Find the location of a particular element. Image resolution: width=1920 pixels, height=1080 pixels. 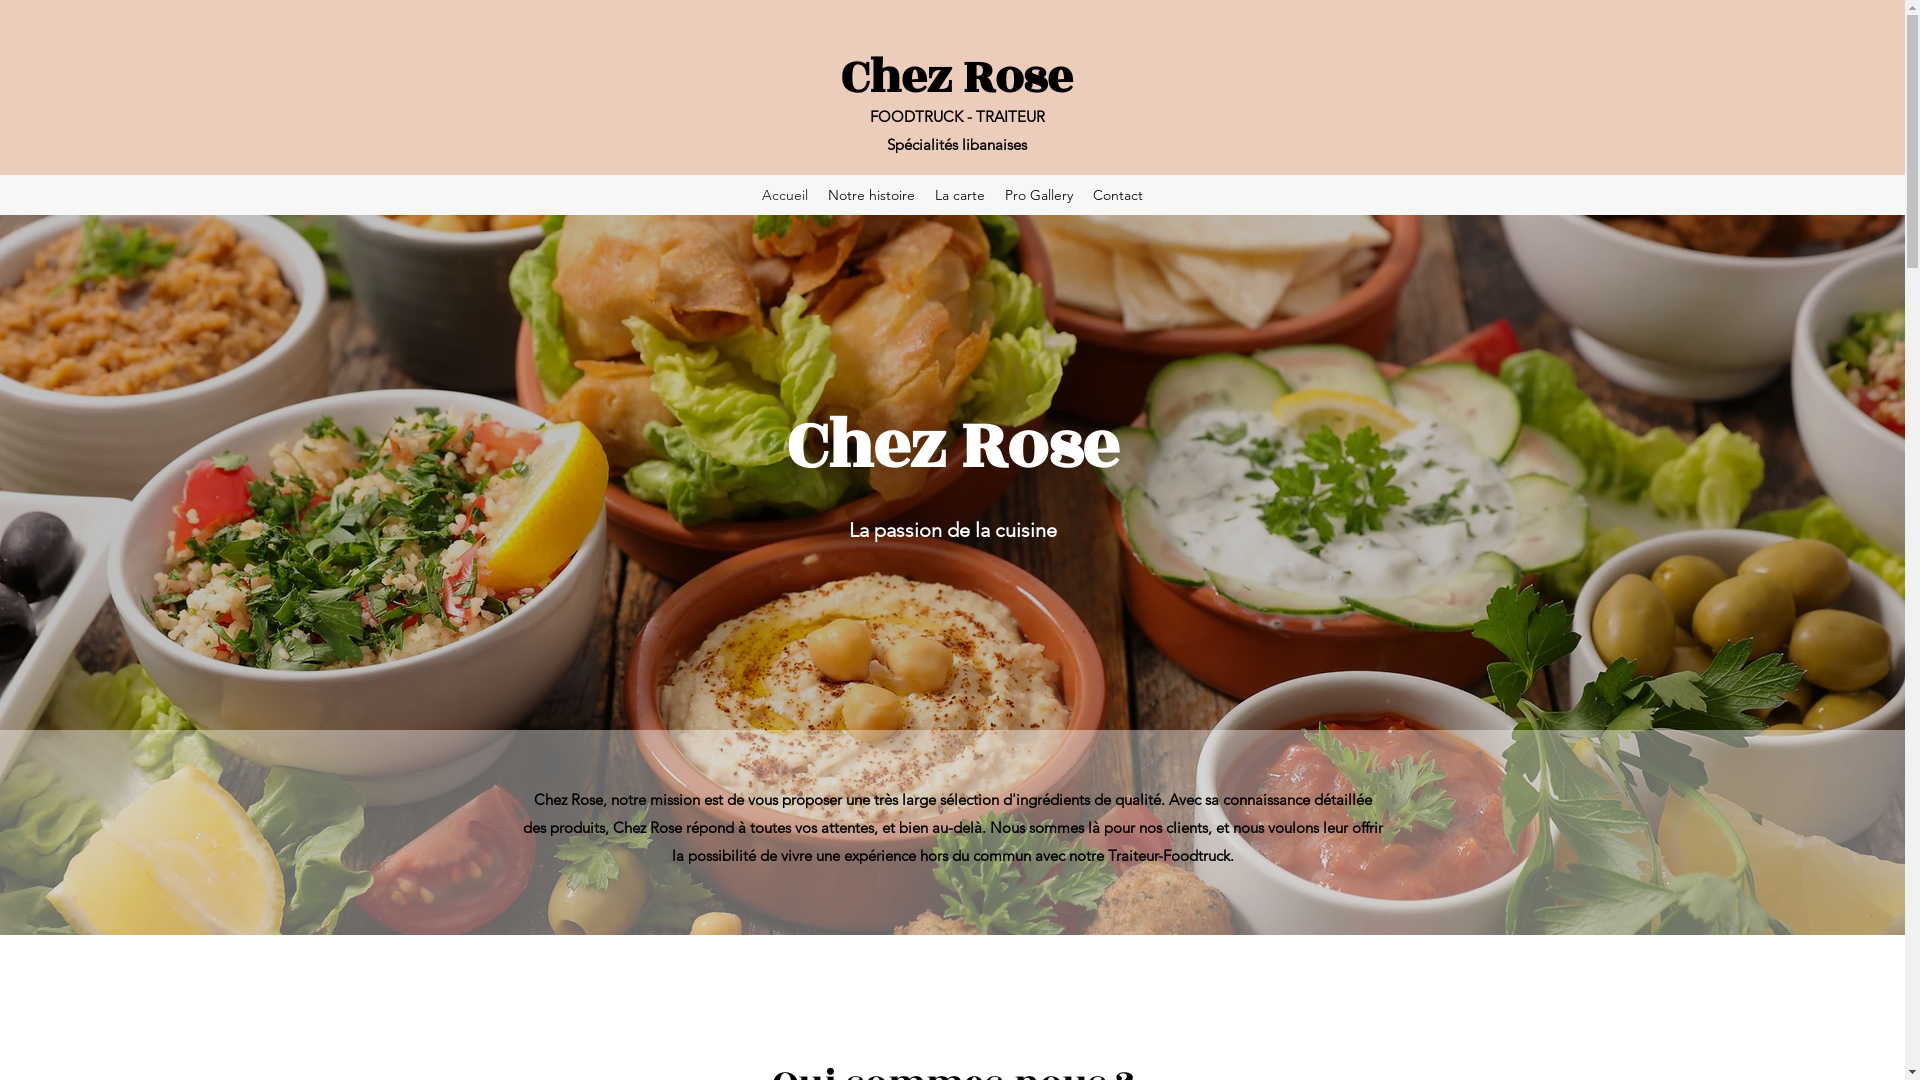

'Accueil' is located at coordinates (784, 195).